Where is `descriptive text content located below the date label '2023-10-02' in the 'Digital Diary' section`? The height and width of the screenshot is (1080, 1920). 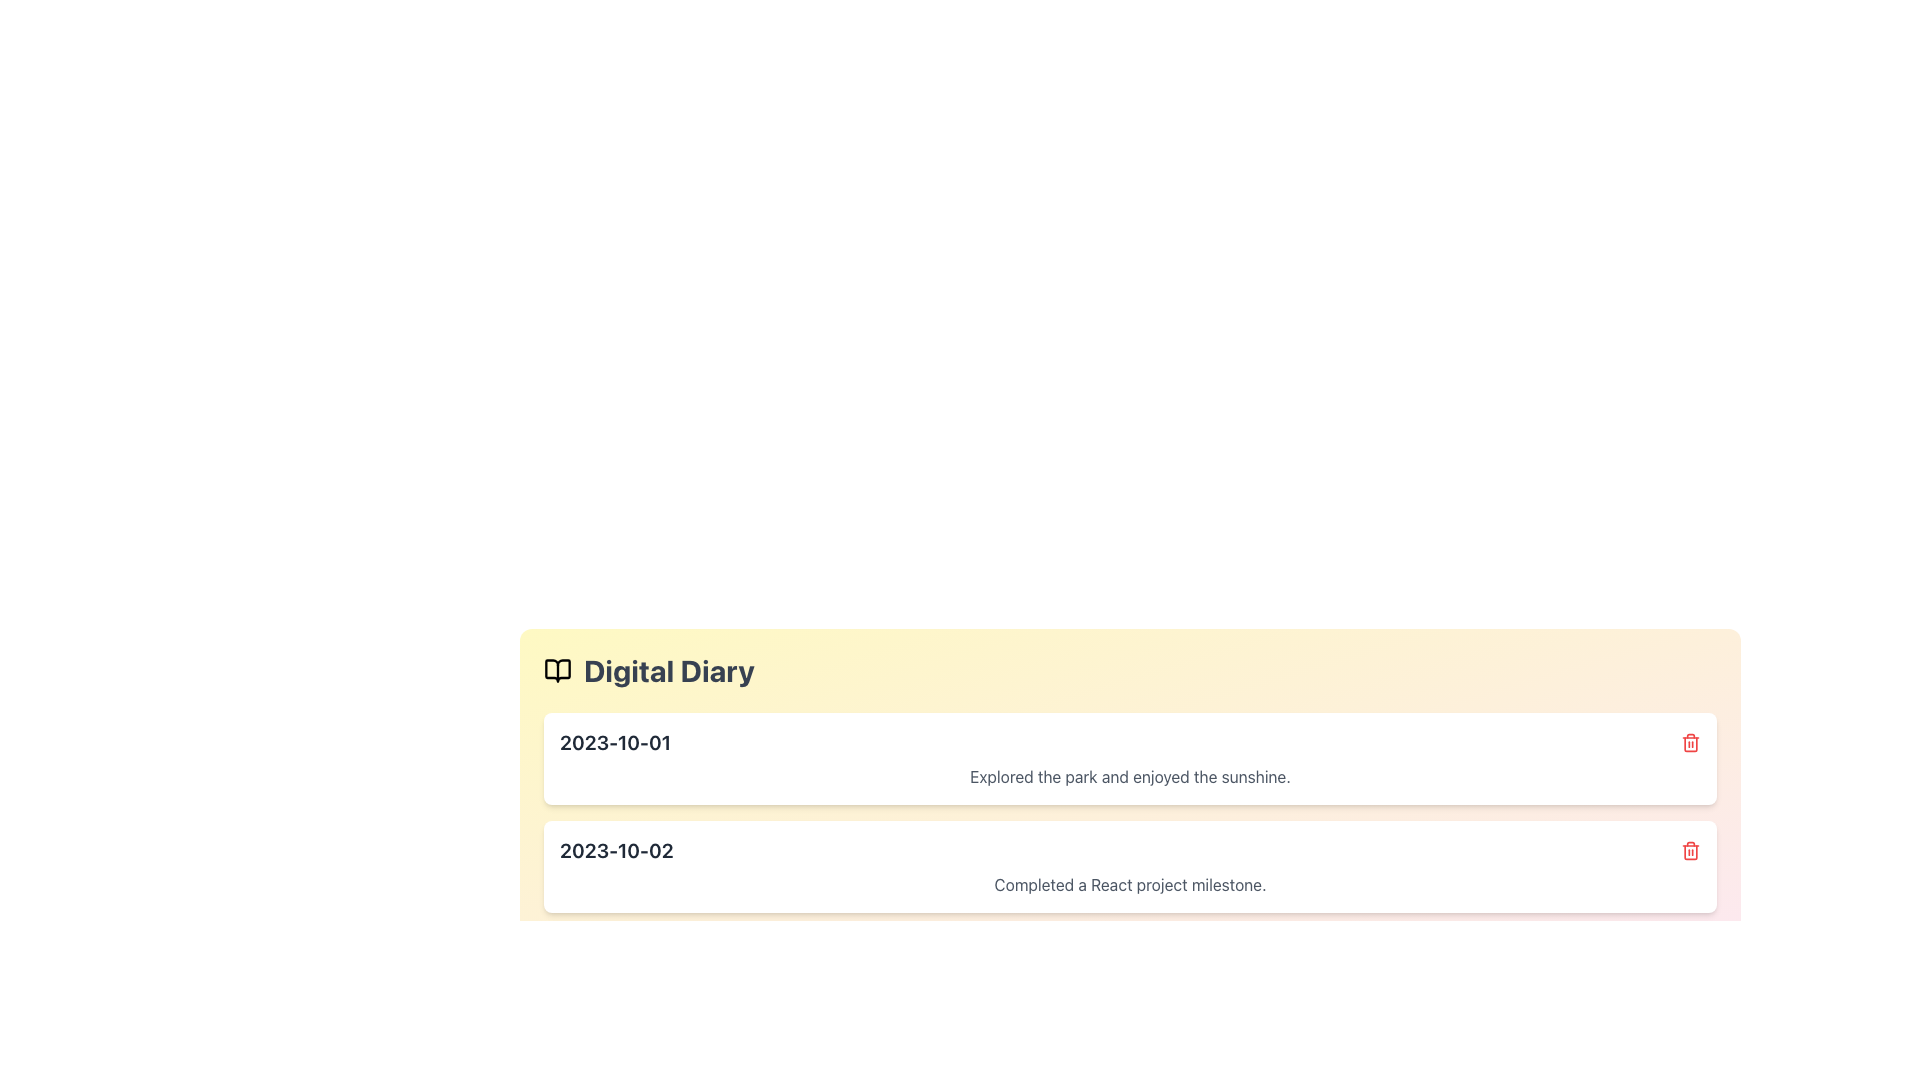 descriptive text content located below the date label '2023-10-02' in the 'Digital Diary' section is located at coordinates (1130, 883).